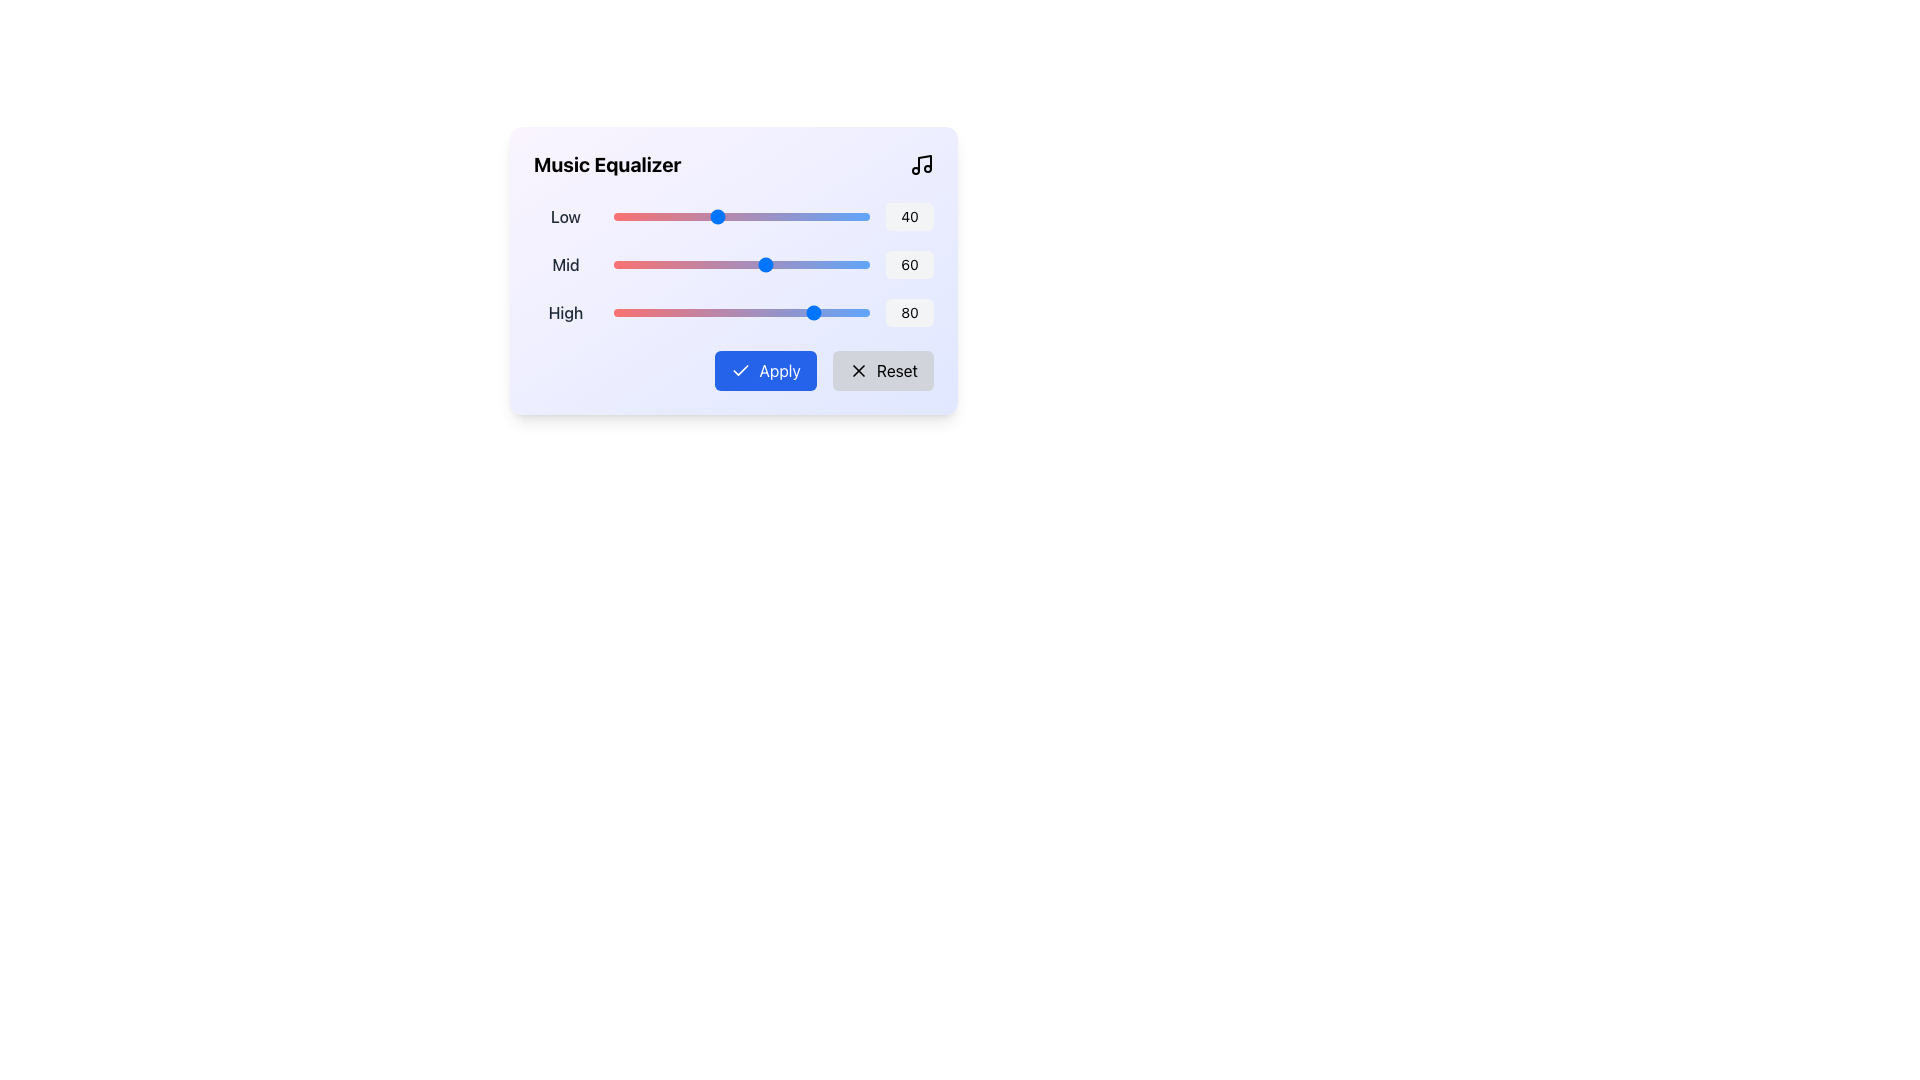 The width and height of the screenshot is (1920, 1080). I want to click on the low equalizer slider, so click(652, 216).